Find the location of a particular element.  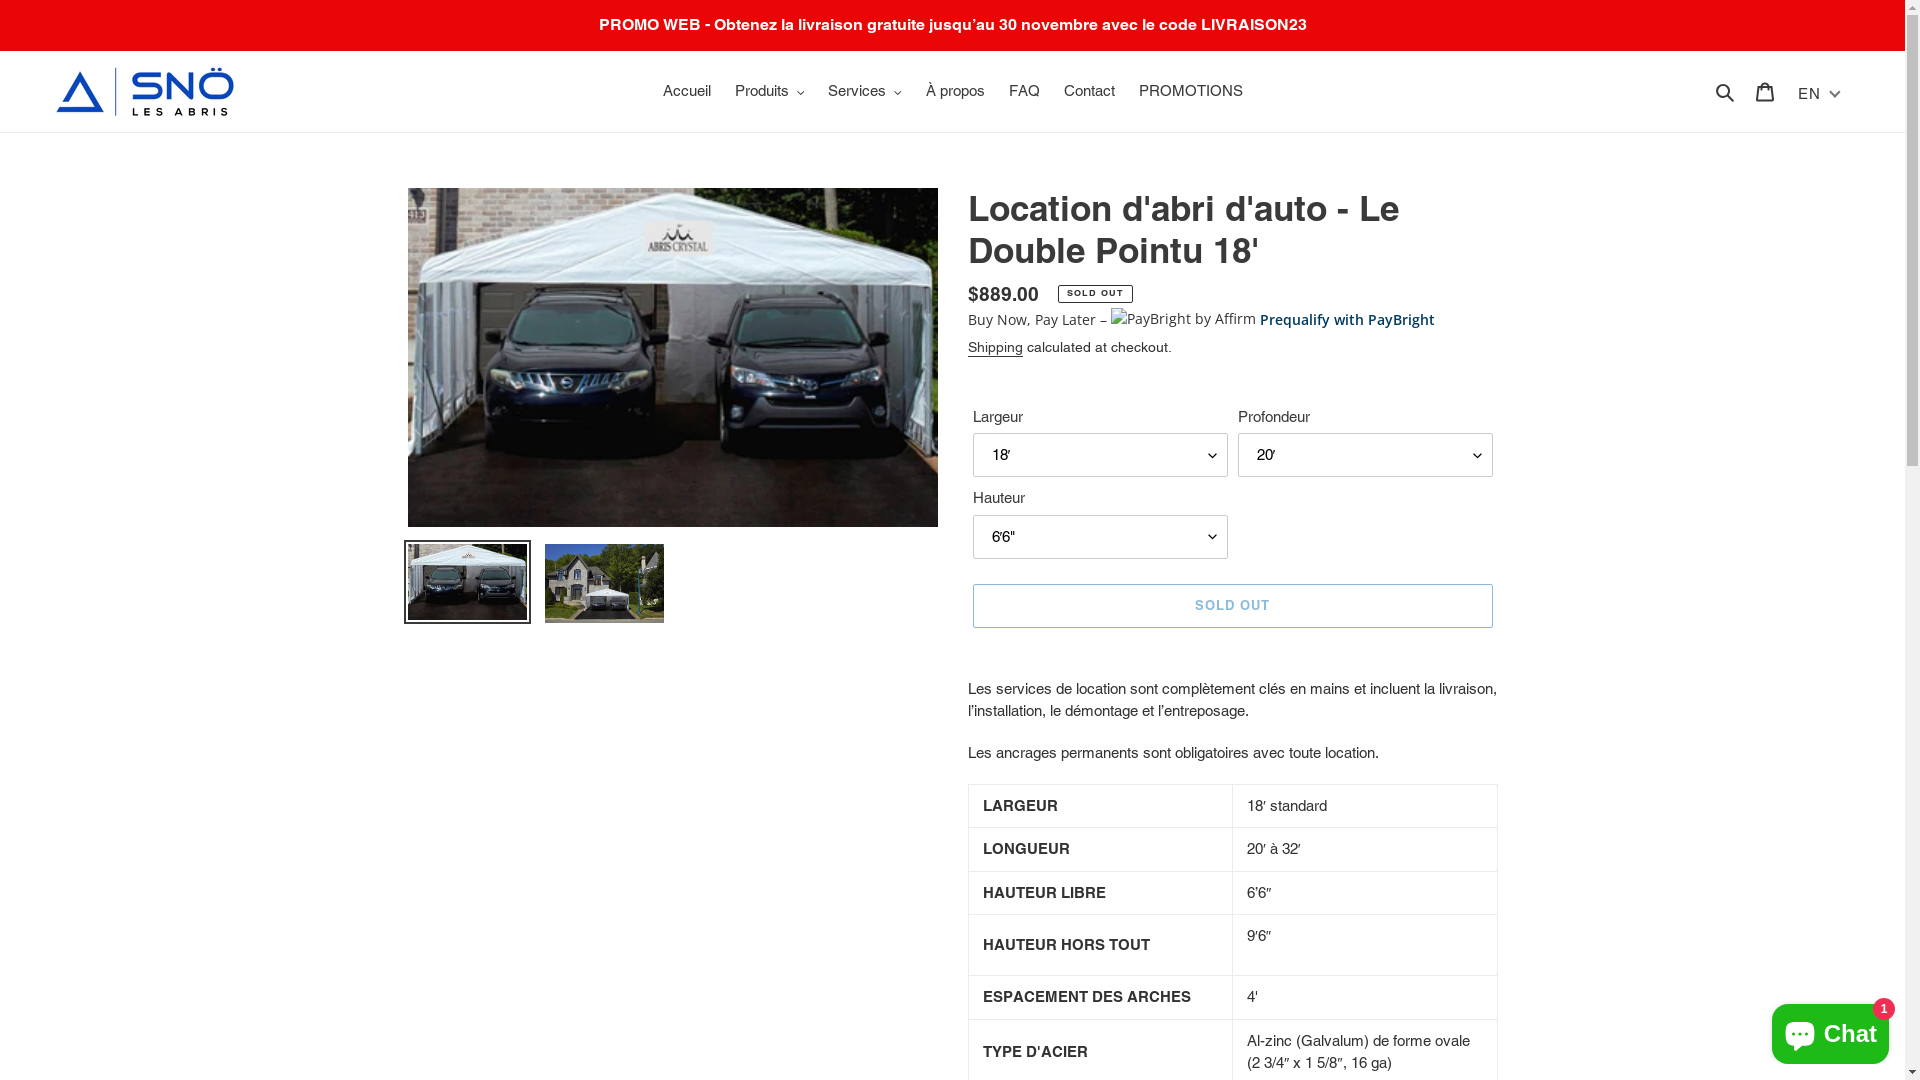

'Search' is located at coordinates (1707, 91).